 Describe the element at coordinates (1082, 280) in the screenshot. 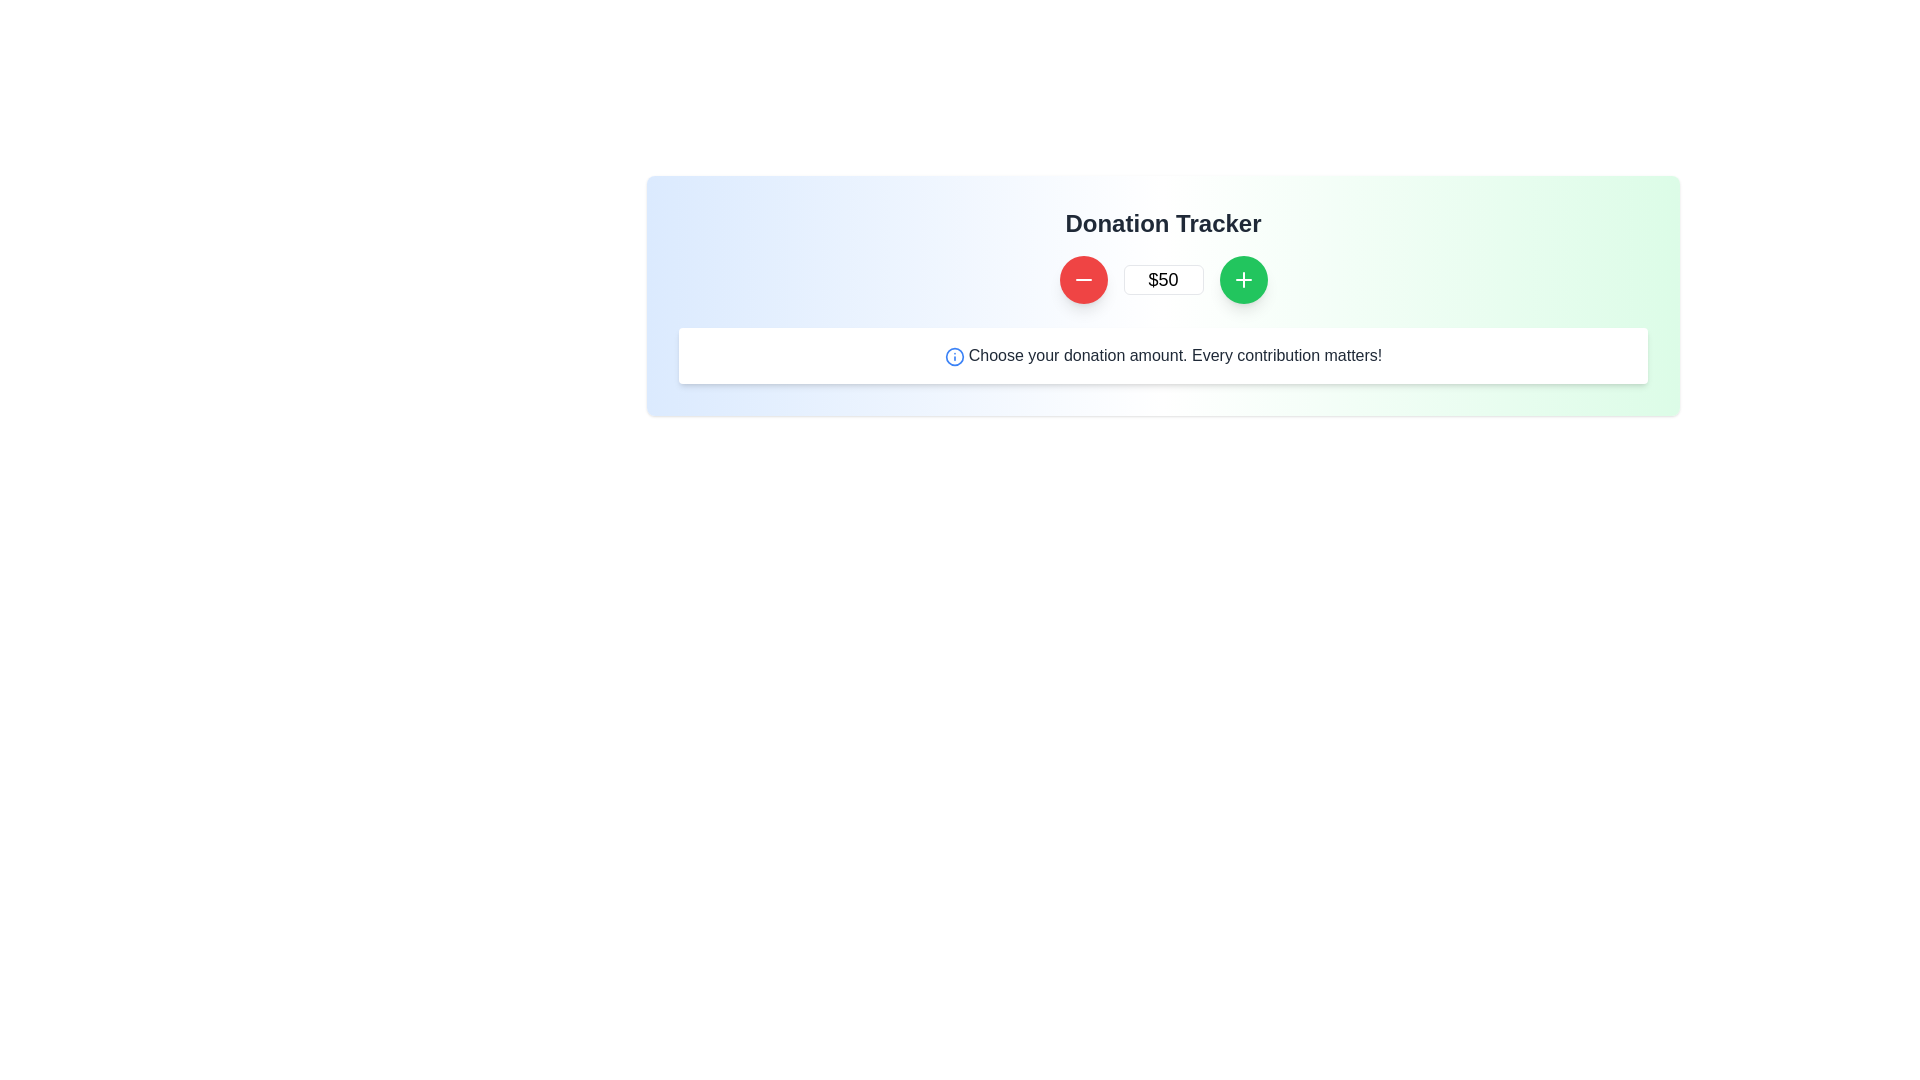

I see `the decrement button, which is represented by a minus icon centered within a red circular button, to reduce the numeric value displayed next to it` at that location.